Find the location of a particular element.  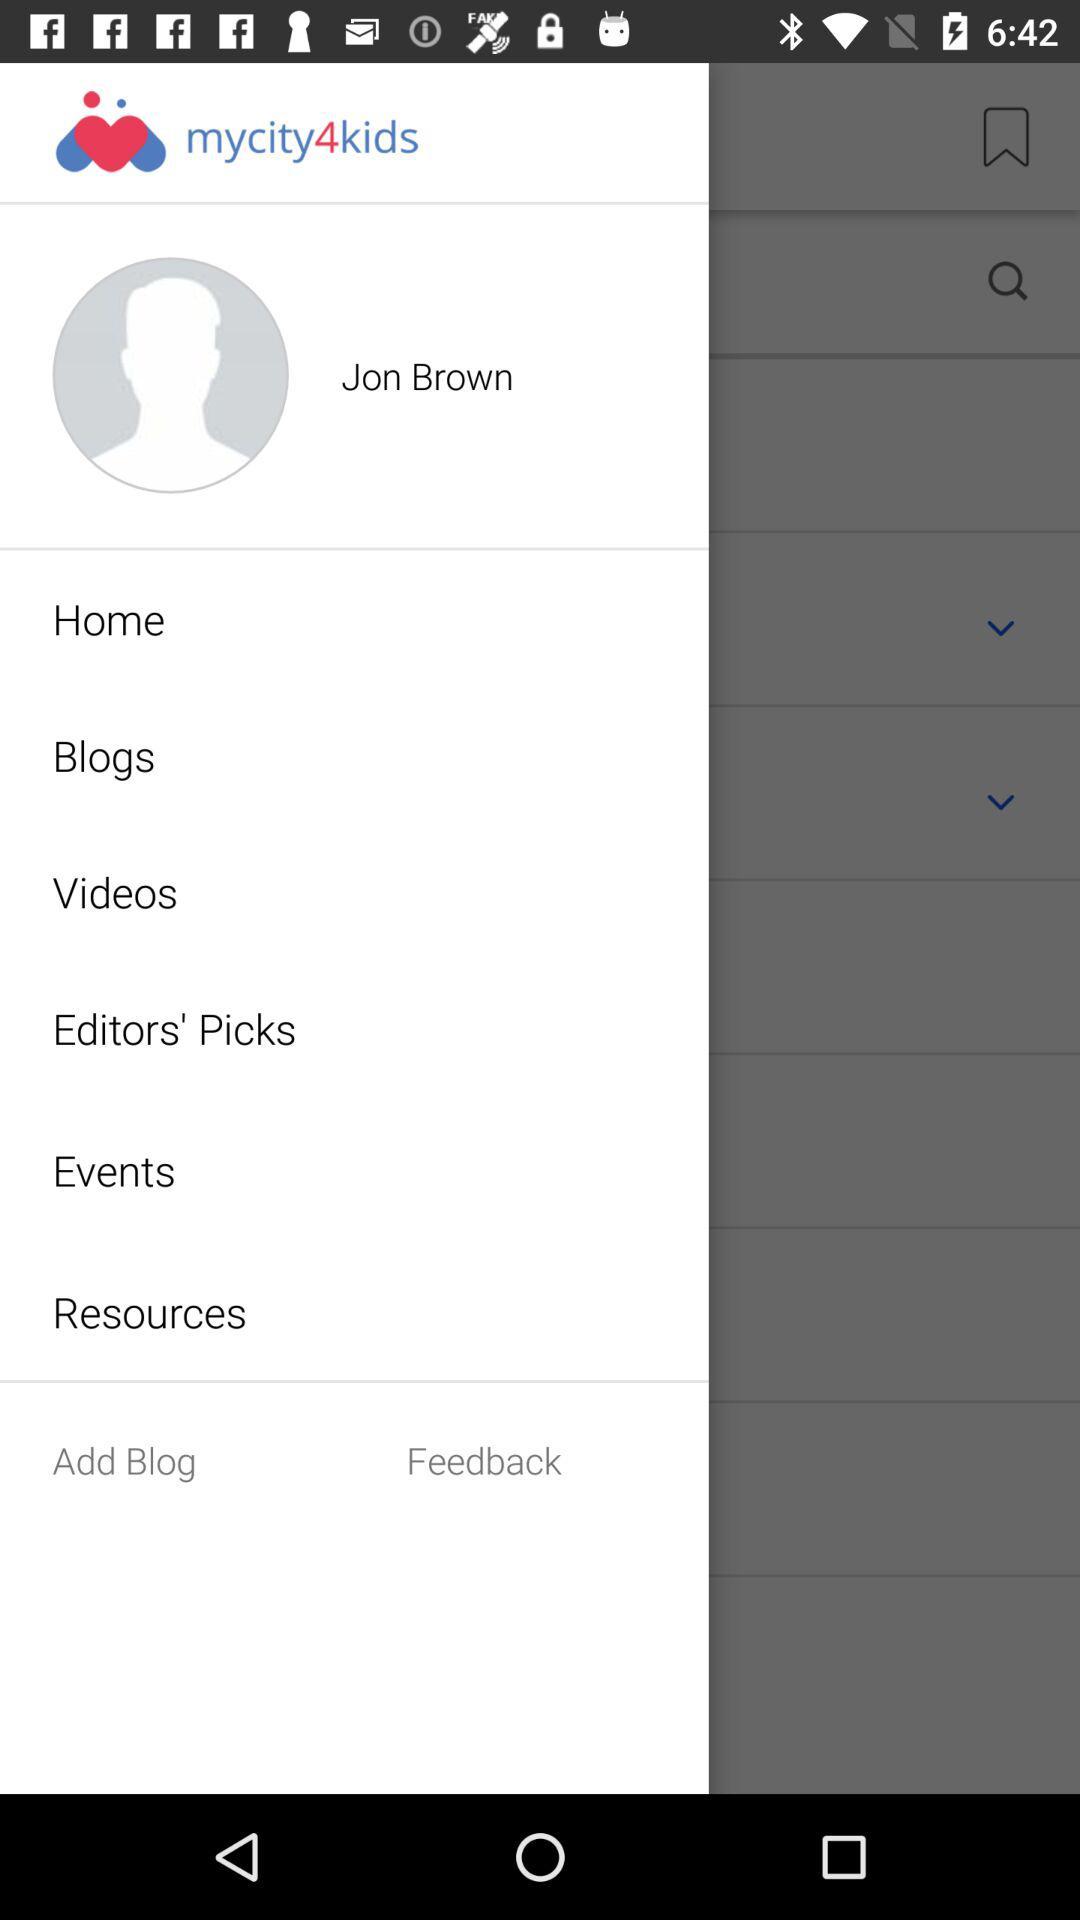

the text beside the profile icon is located at coordinates (497, 375).